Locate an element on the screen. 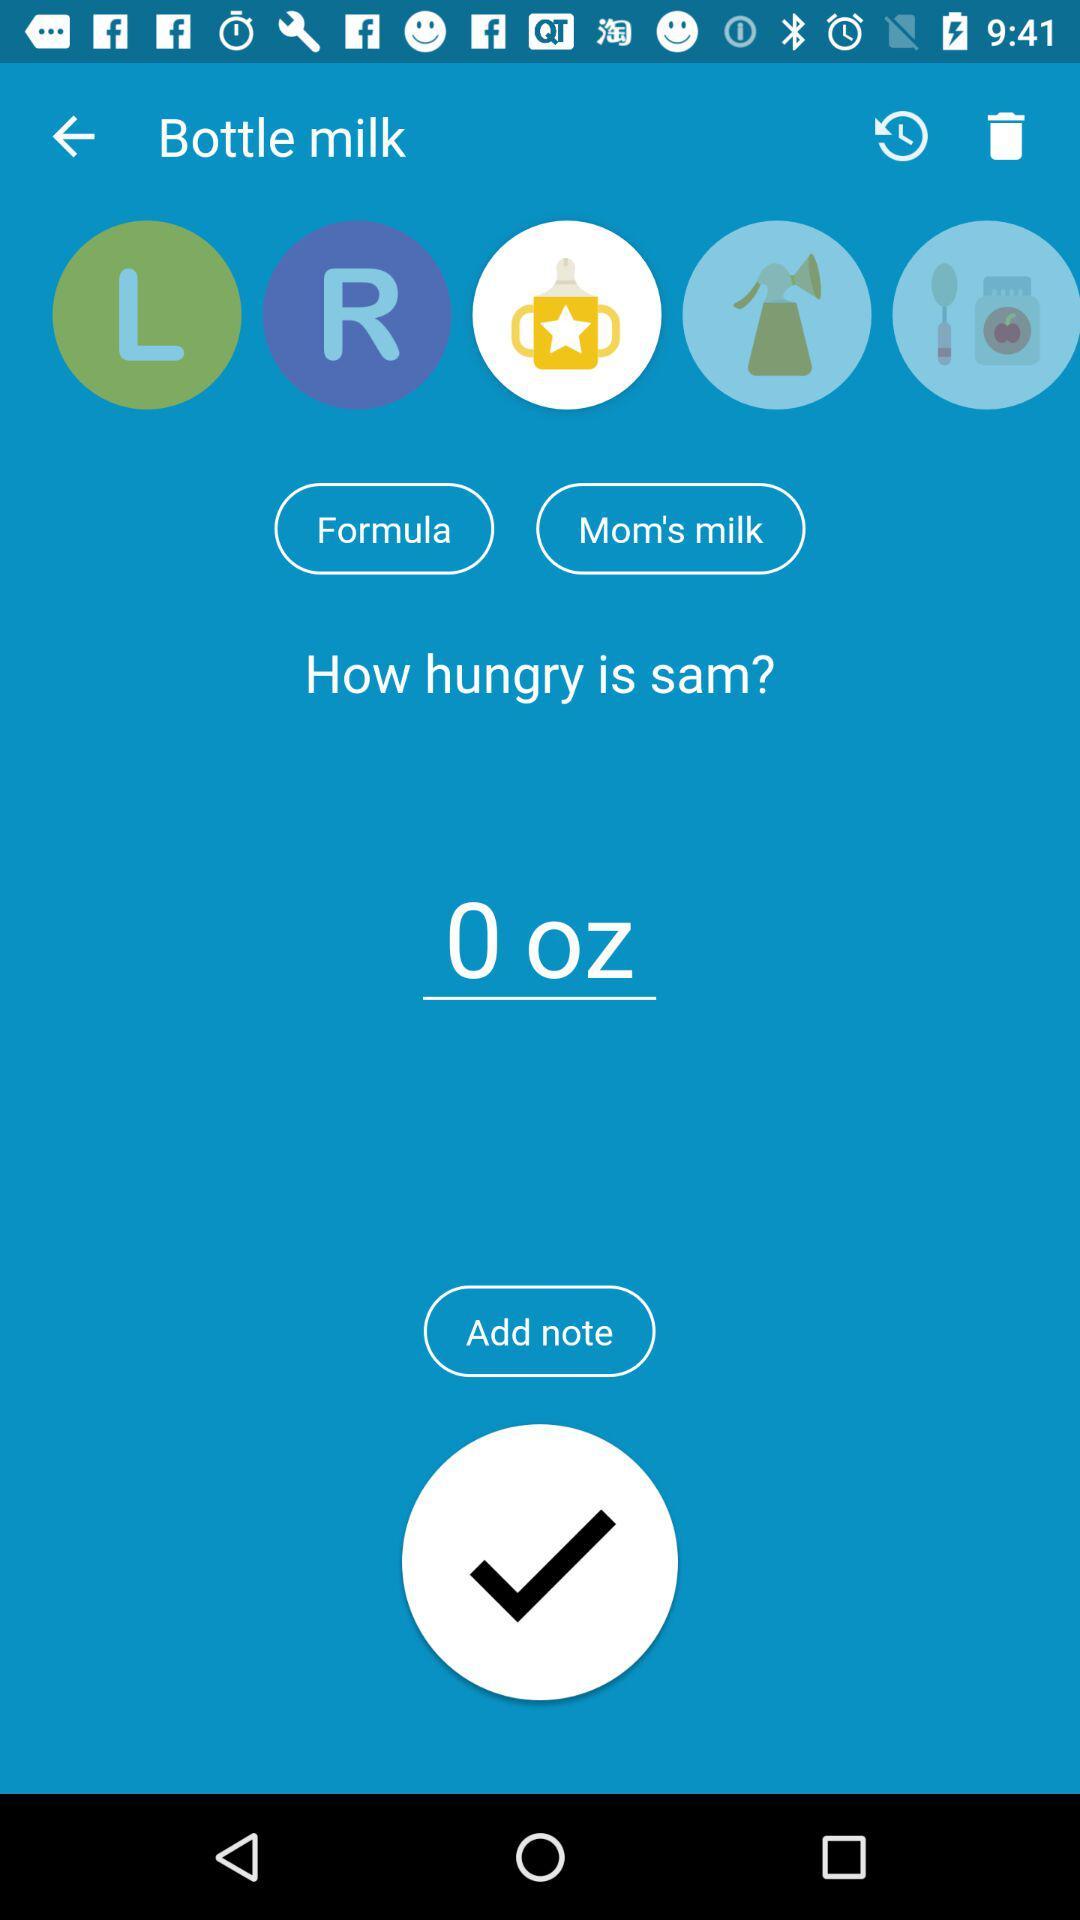 The width and height of the screenshot is (1080, 1920). item above the how hungry is is located at coordinates (670, 528).